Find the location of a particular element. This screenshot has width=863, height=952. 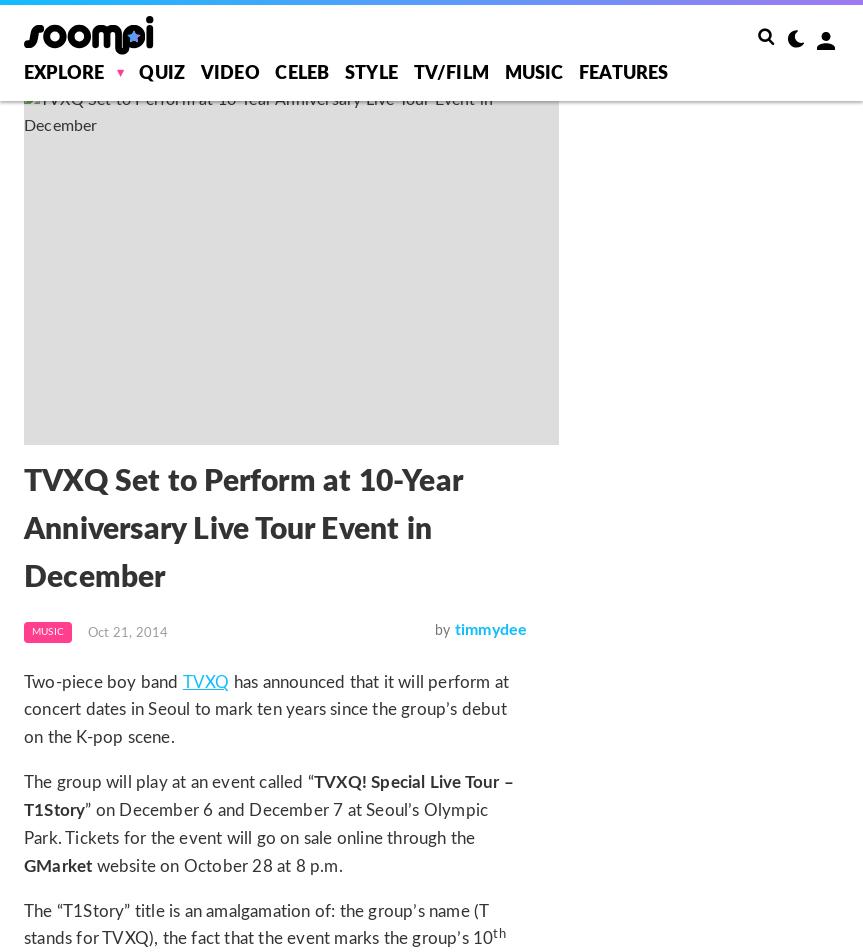

'Quiz' is located at coordinates (160, 73).